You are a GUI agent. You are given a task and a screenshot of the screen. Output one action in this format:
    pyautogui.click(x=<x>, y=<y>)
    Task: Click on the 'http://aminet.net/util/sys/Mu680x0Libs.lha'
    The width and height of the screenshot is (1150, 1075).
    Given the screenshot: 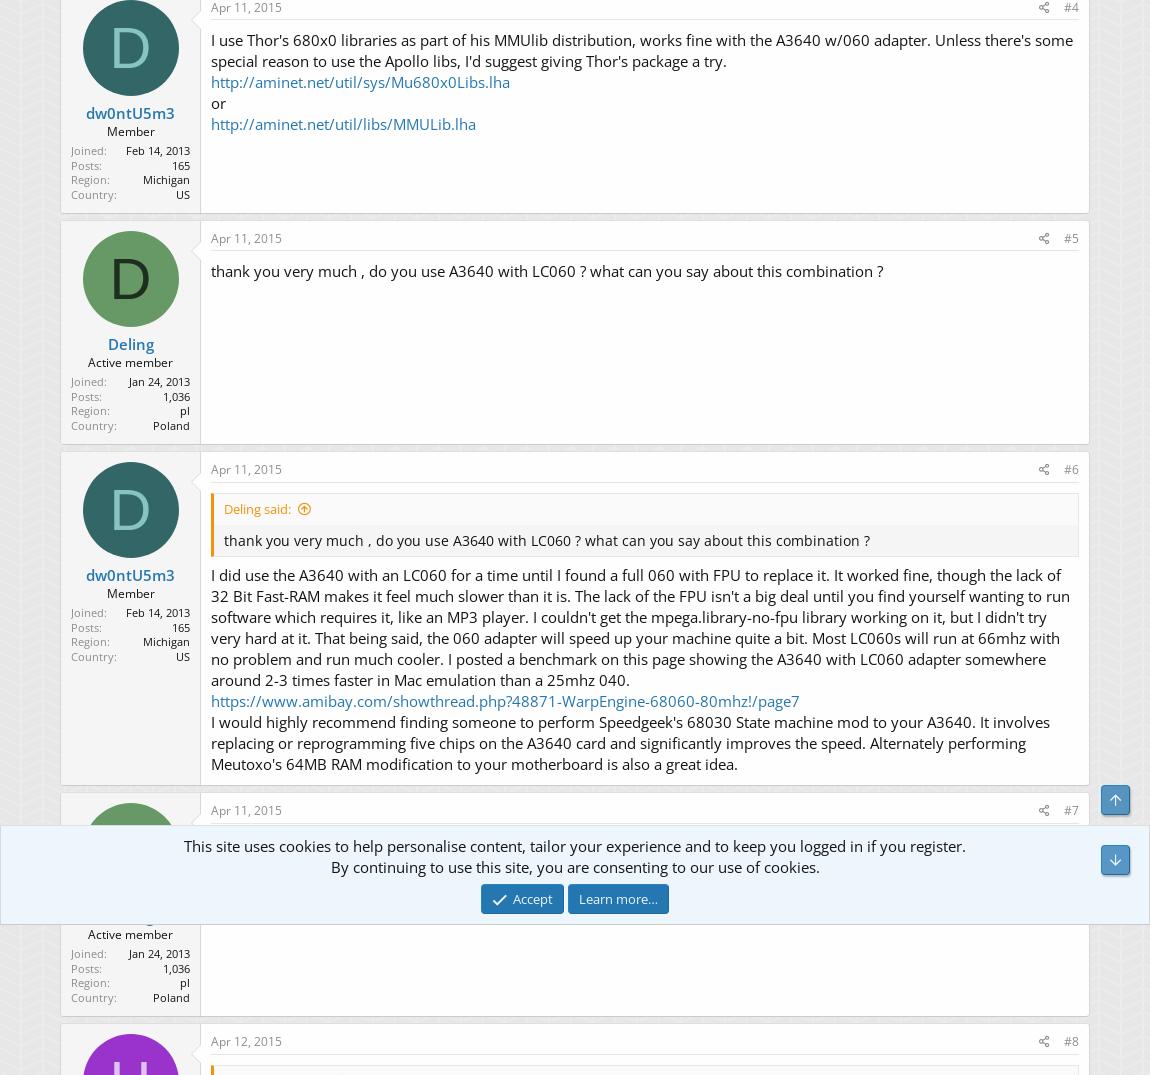 What is the action you would take?
    pyautogui.click(x=360, y=82)
    